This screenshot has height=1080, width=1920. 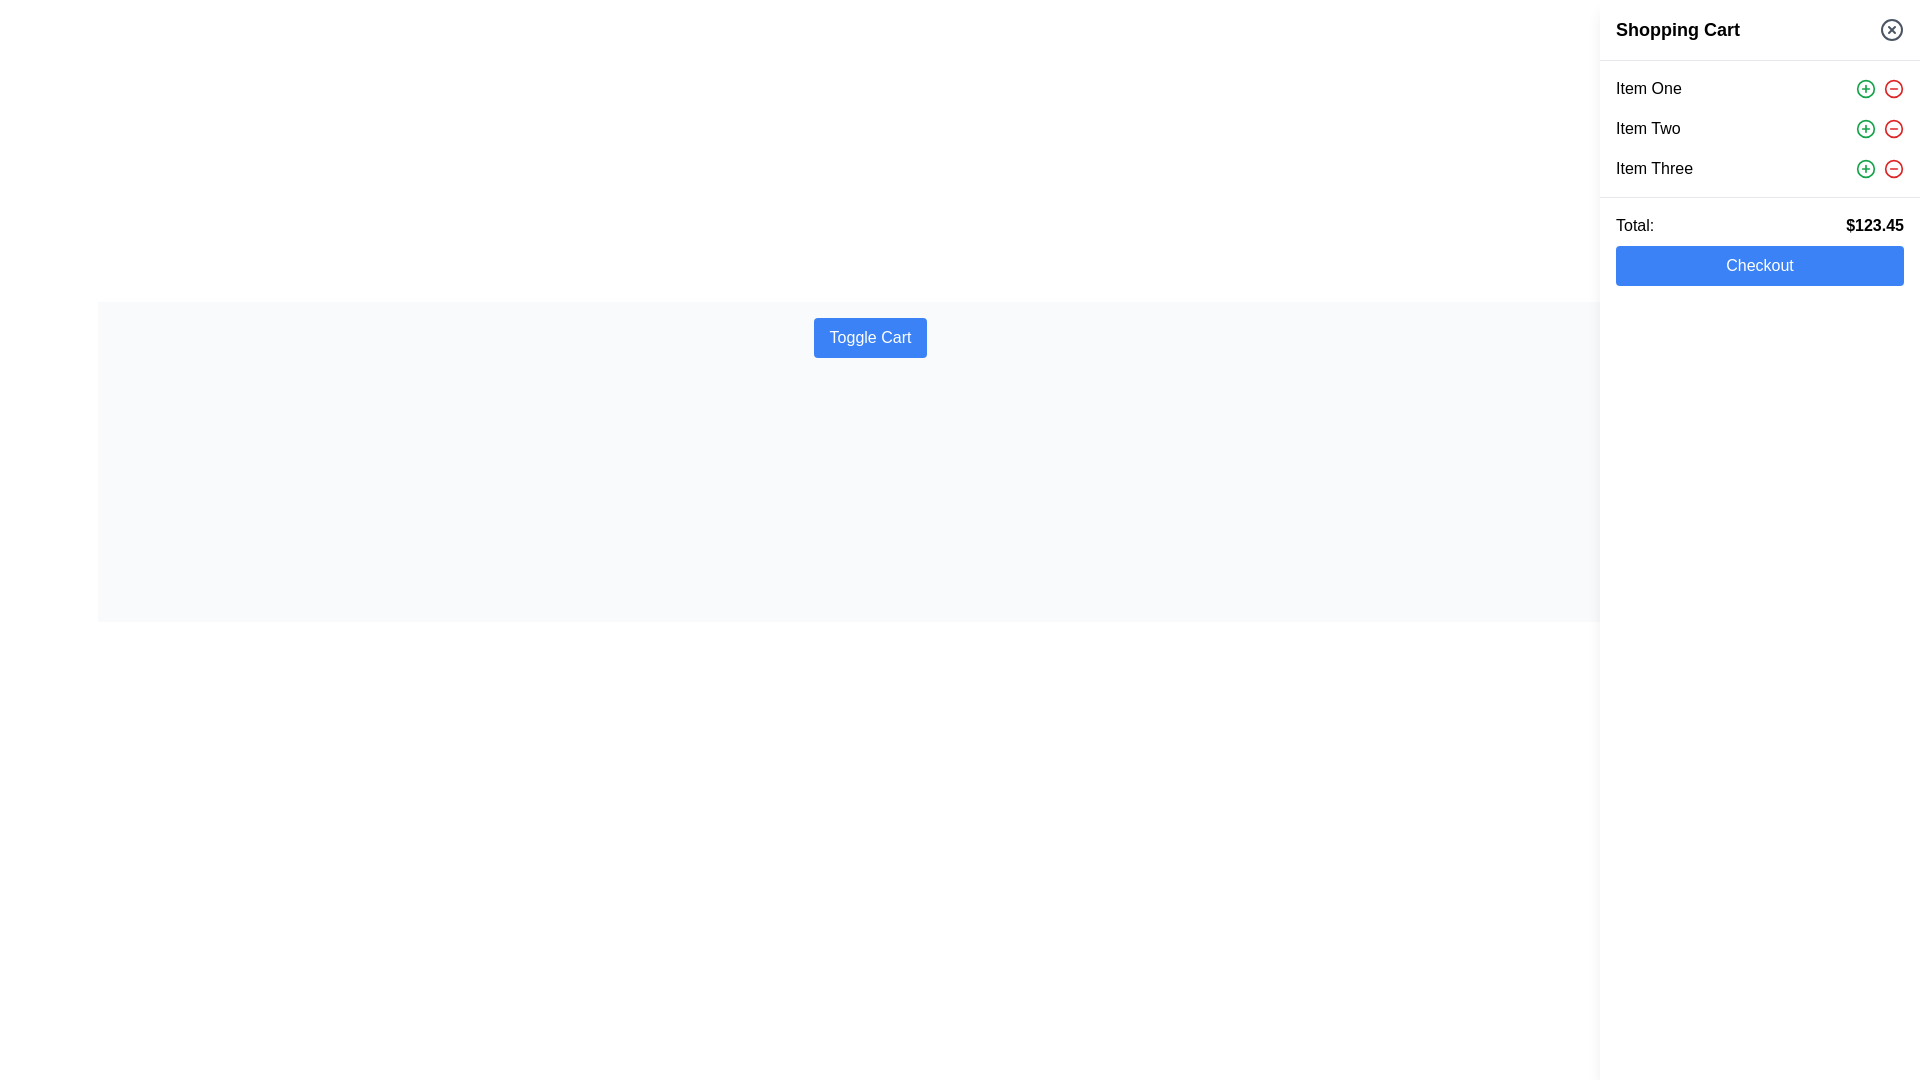 What do you see at coordinates (1879, 168) in the screenshot?
I see `the green '+' button to increase the quantity of 'Item Three' in the shopping cart panel, located on the far-right within the row labeled 'Item Three'` at bounding box center [1879, 168].